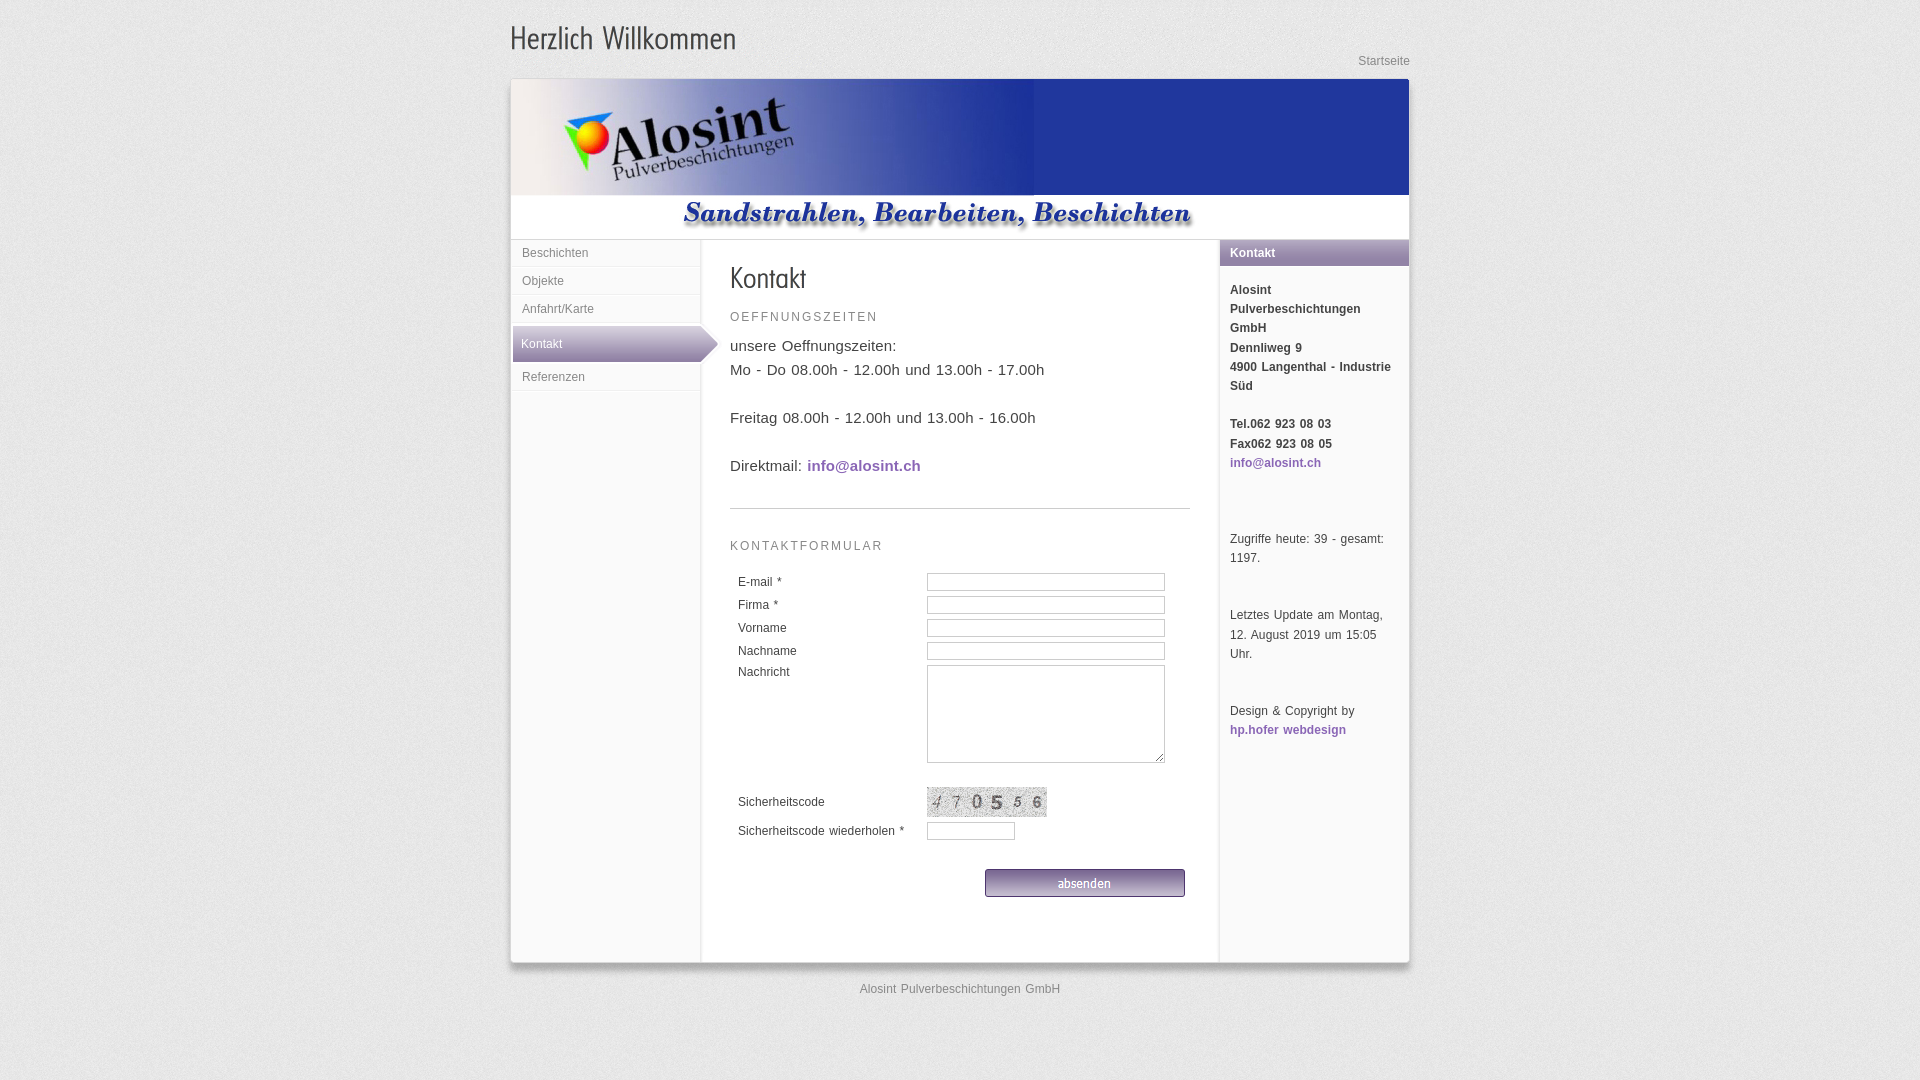 The height and width of the screenshot is (1080, 1920). Describe the element at coordinates (618, 342) in the screenshot. I see `'Kontakt'` at that location.